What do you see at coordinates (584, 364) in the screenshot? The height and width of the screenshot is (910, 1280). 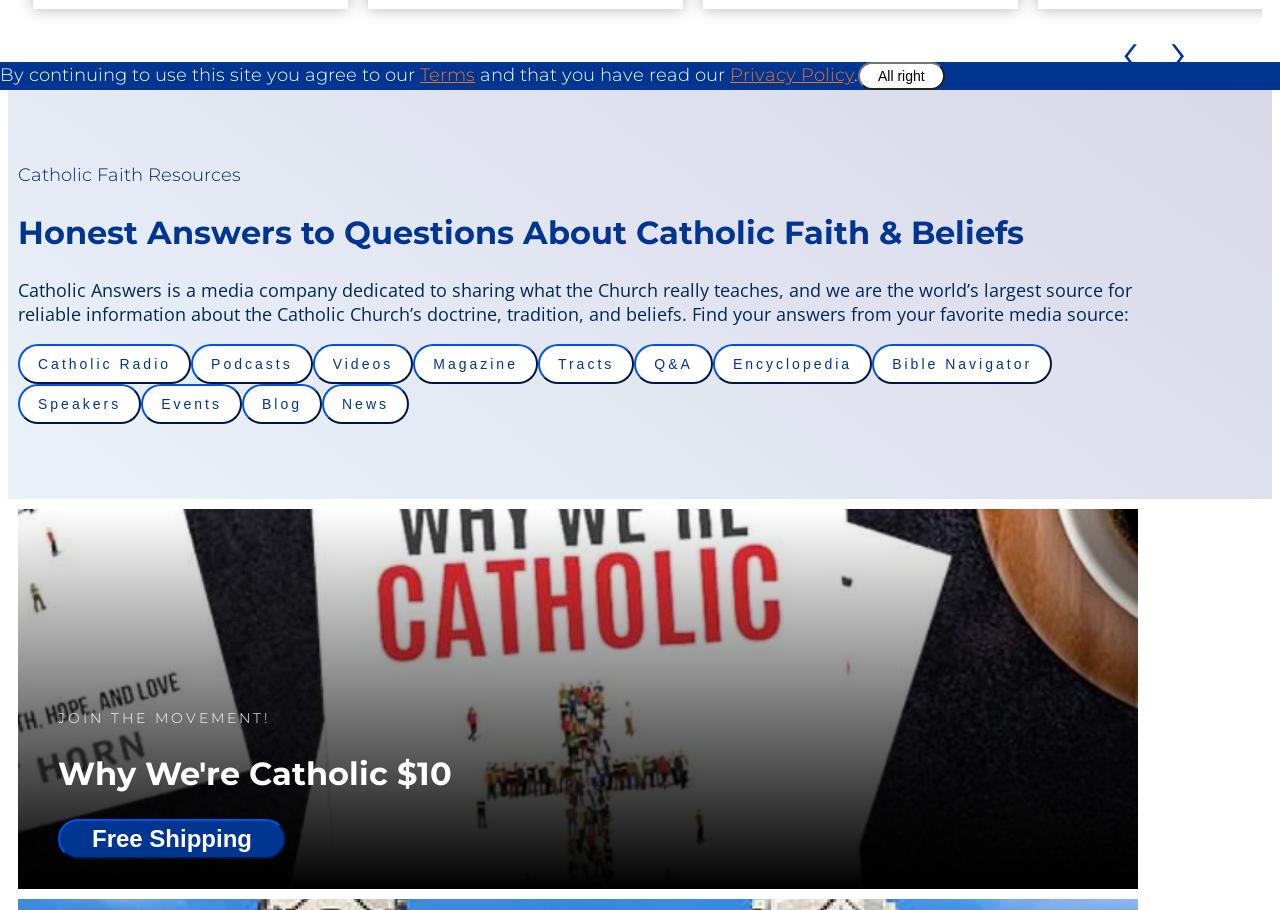 I see `'Tracts'` at bounding box center [584, 364].